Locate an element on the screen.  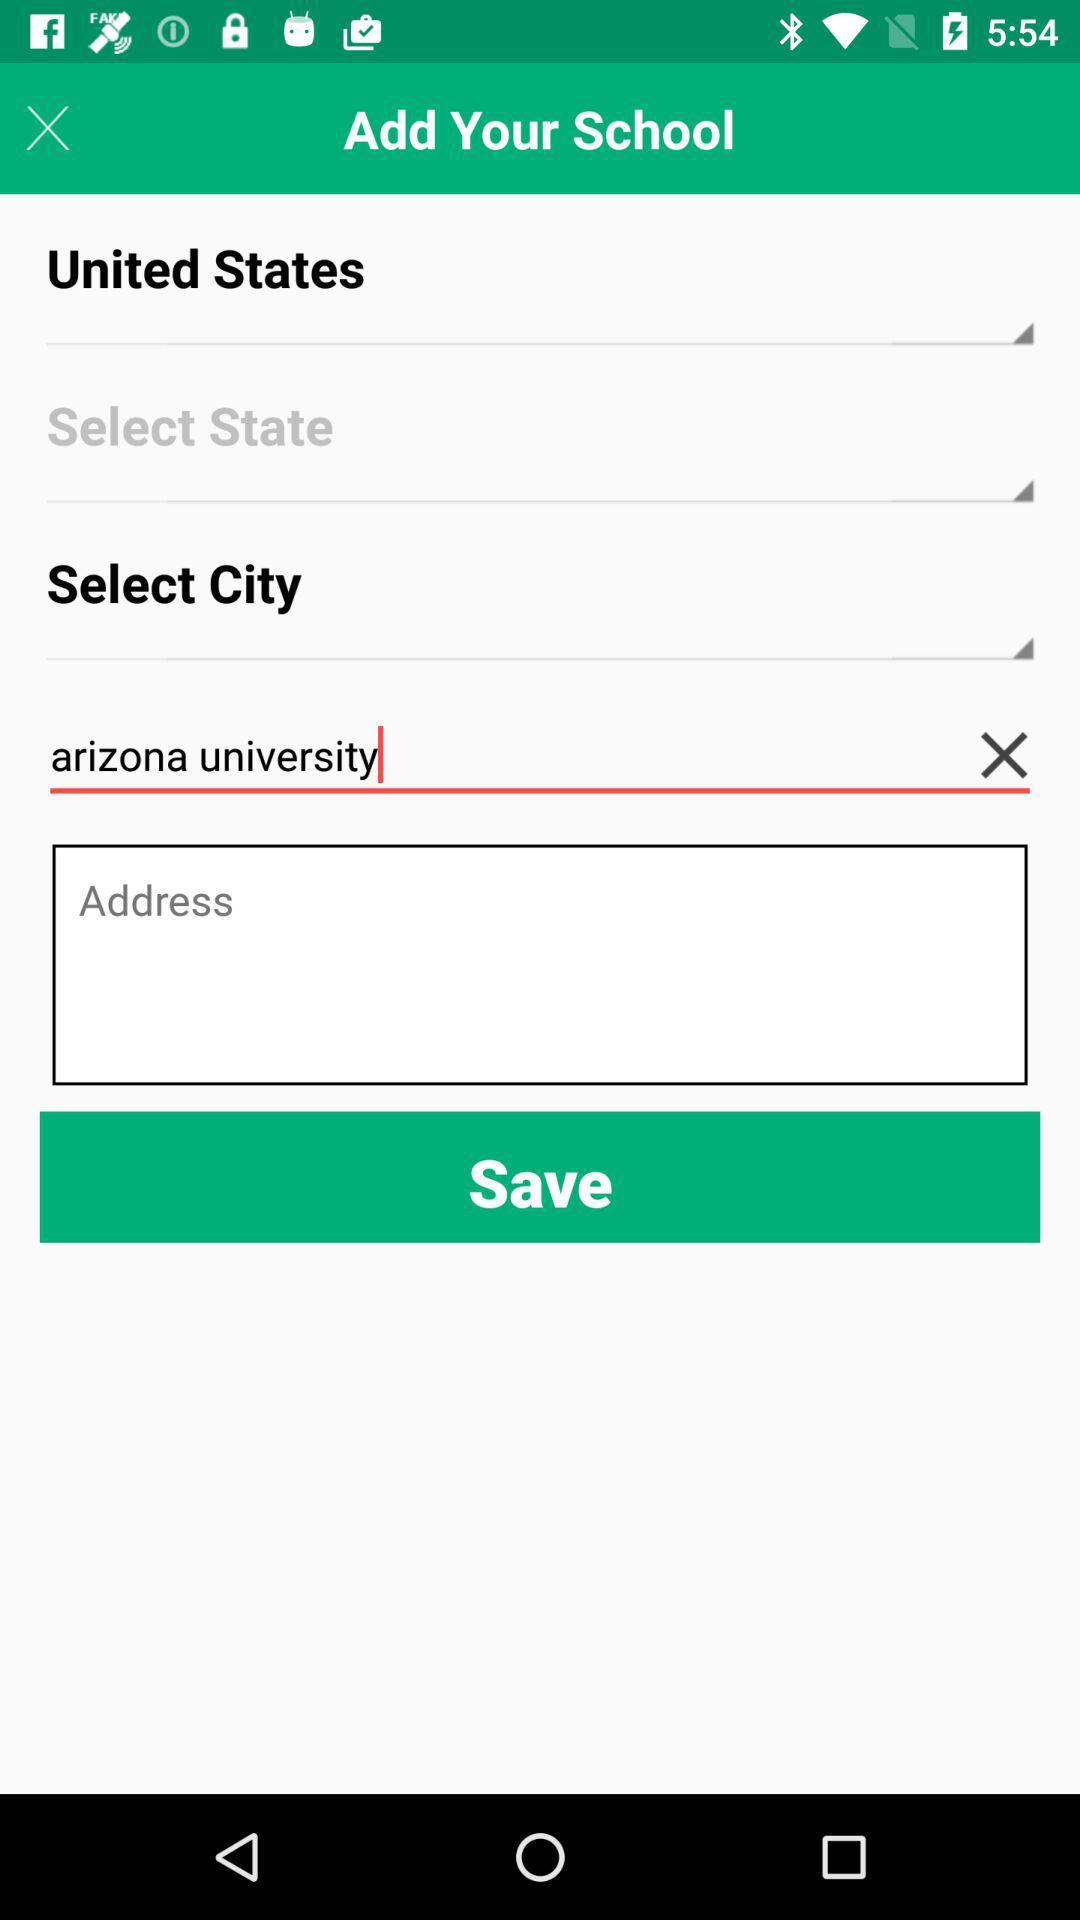
the icon above the arizona university icon is located at coordinates (540, 600).